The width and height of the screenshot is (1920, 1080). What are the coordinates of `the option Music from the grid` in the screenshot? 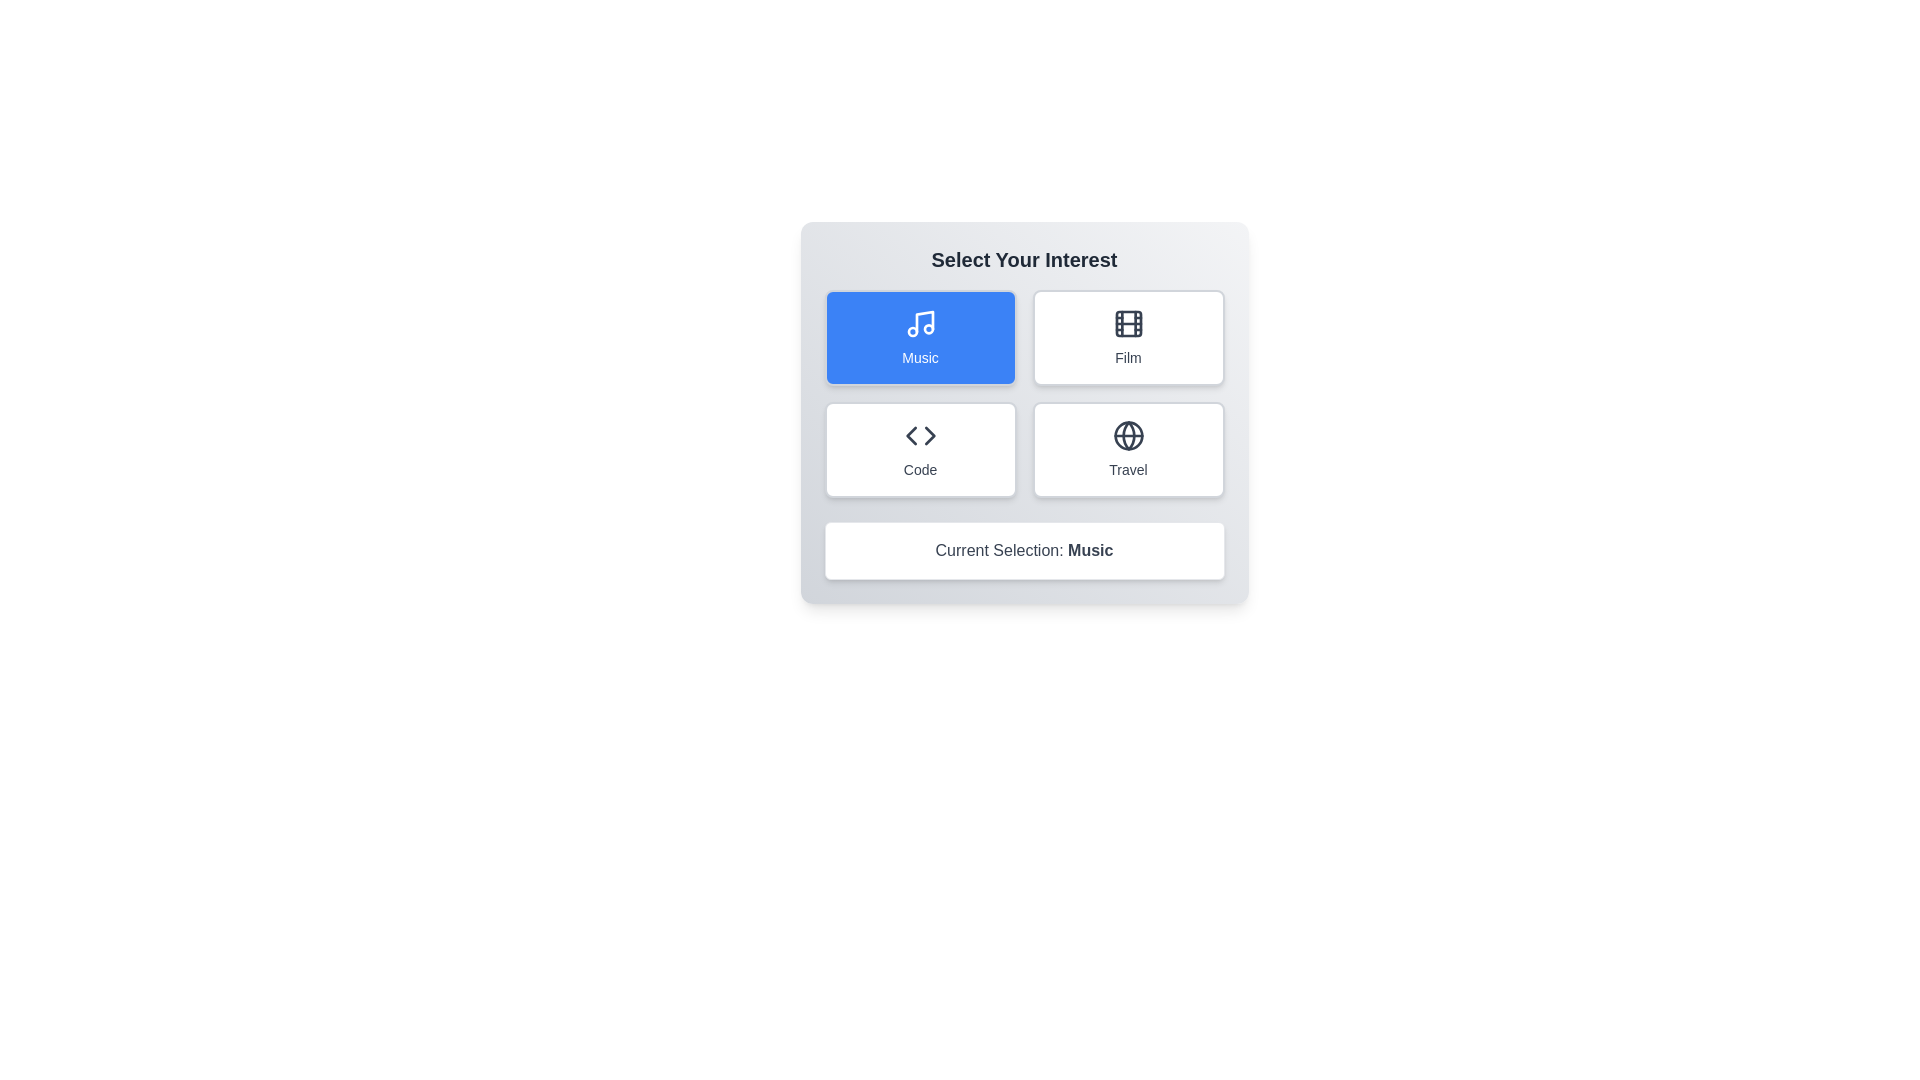 It's located at (919, 337).